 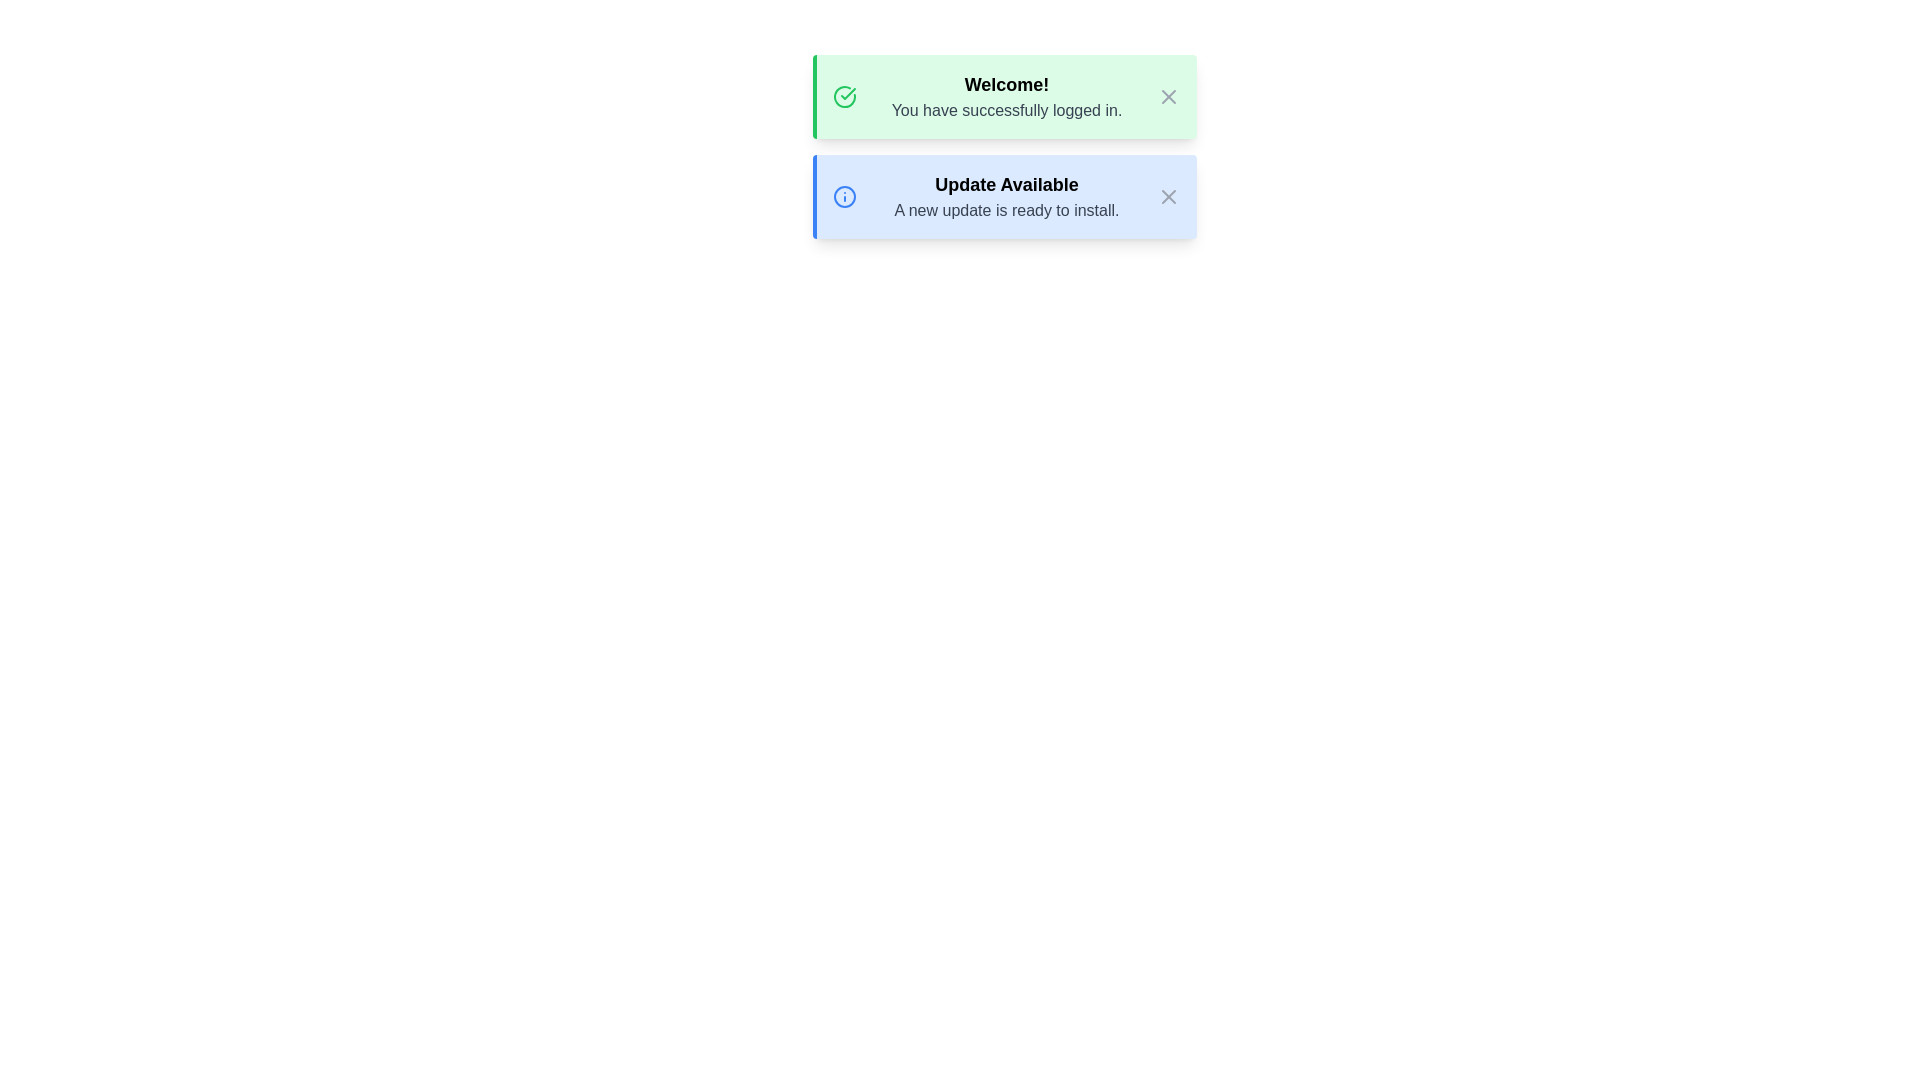 I want to click on the small gray 'X' close button located in the top-right corner of the green notification card to observe the styling change to a darker gray, so click(x=1169, y=96).